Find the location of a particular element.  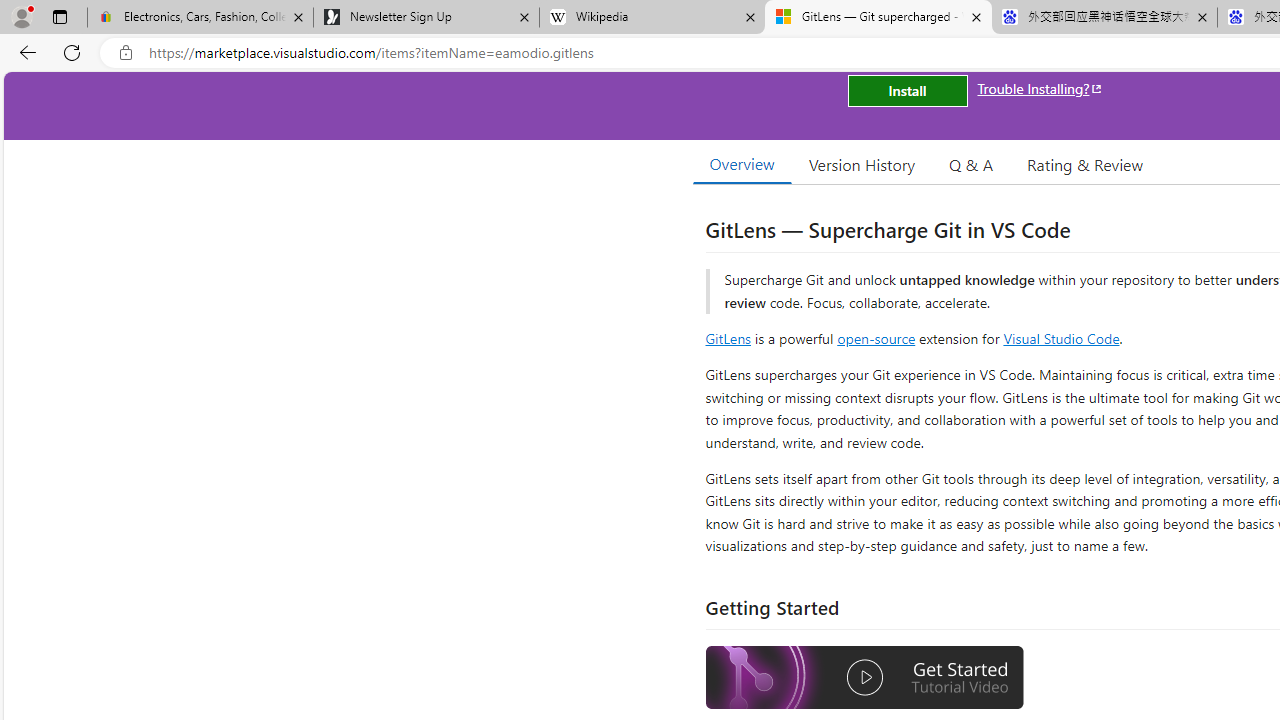

'GitLens' is located at coordinates (727, 337).